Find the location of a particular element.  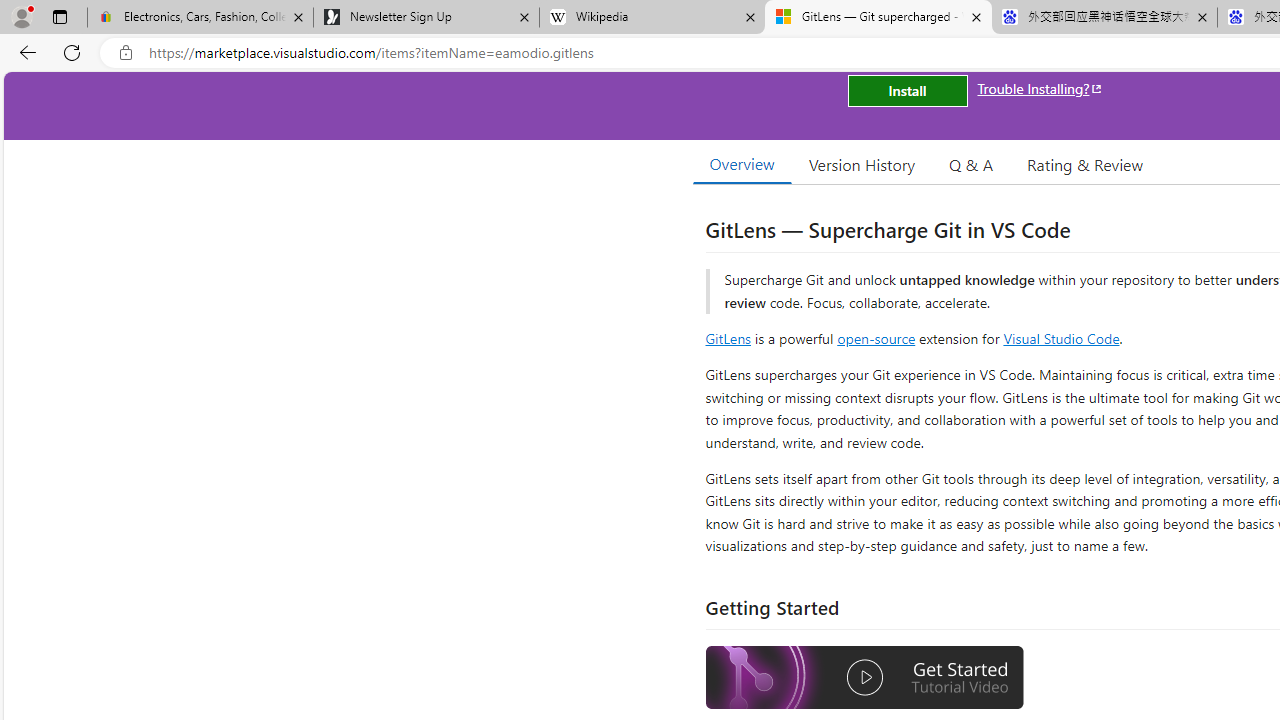

'GitLens' is located at coordinates (727, 337).